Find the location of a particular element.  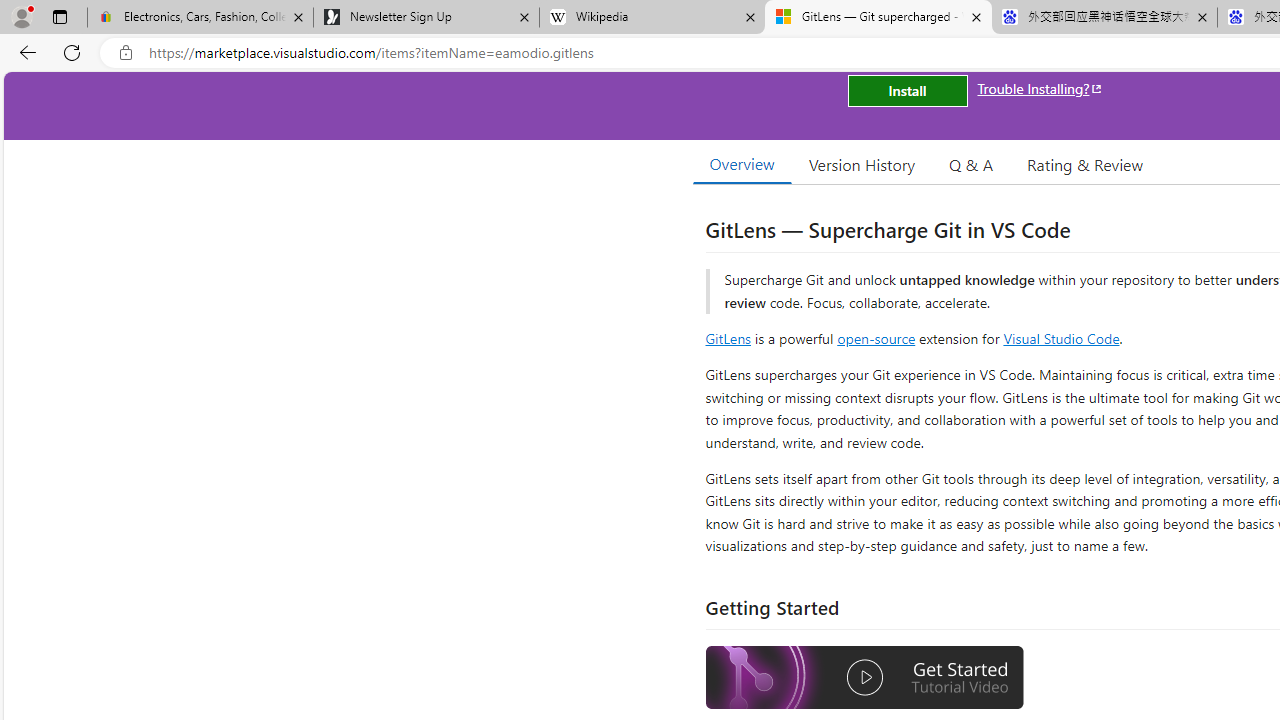

'GitLens' is located at coordinates (727, 337).